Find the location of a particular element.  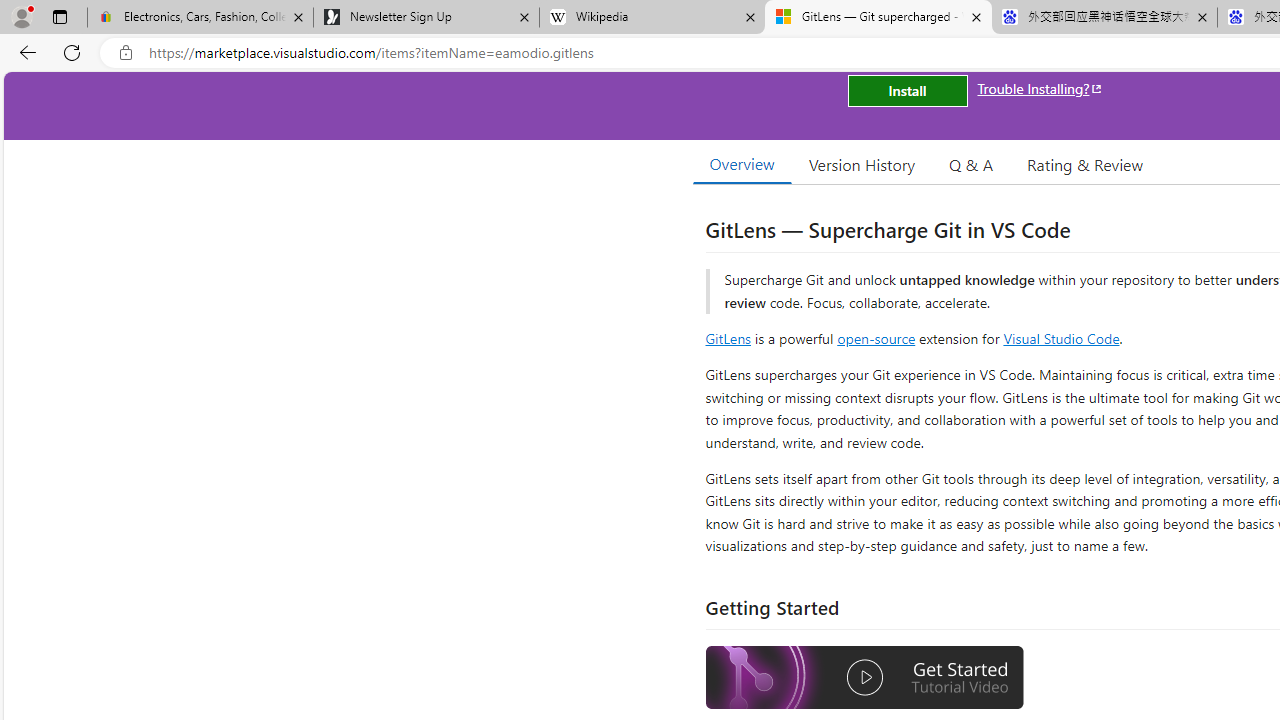

'GitLens' is located at coordinates (727, 337).